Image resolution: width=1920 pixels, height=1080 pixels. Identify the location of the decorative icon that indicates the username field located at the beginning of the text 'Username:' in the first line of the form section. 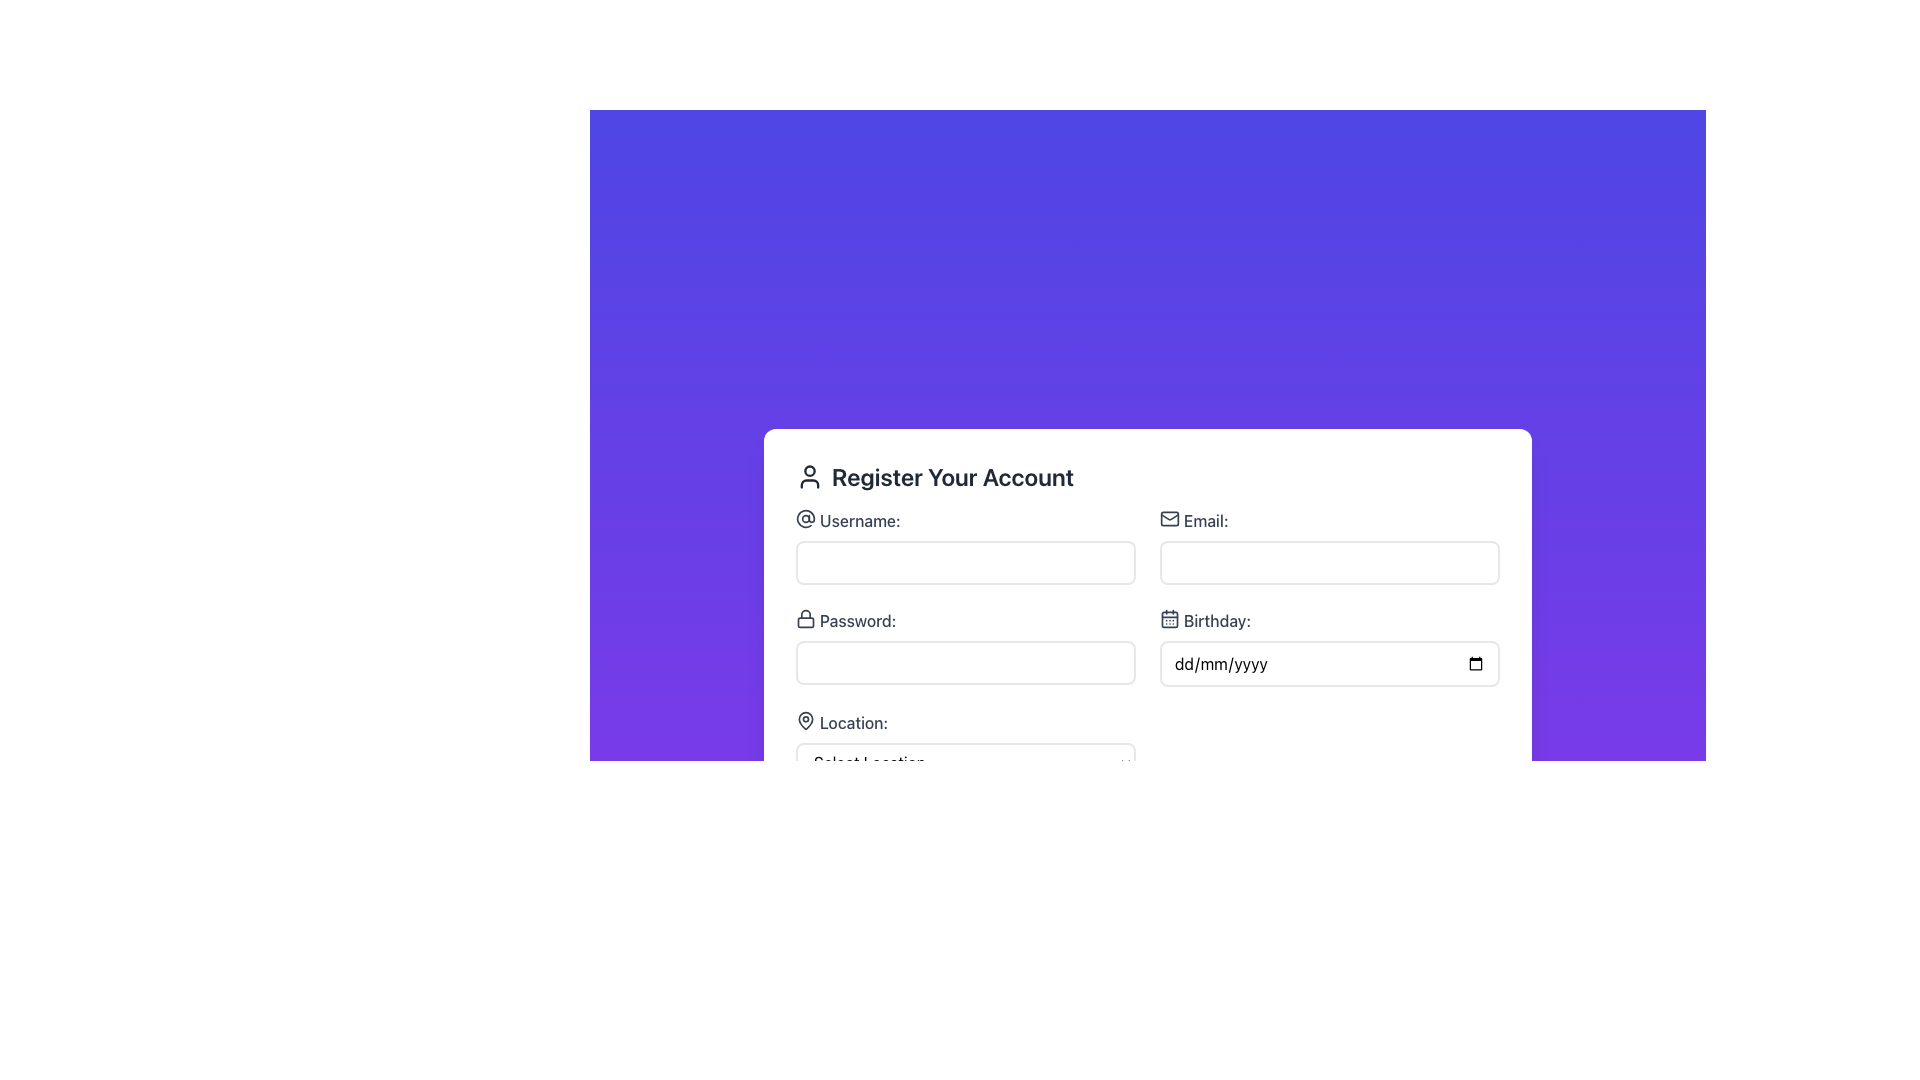
(806, 518).